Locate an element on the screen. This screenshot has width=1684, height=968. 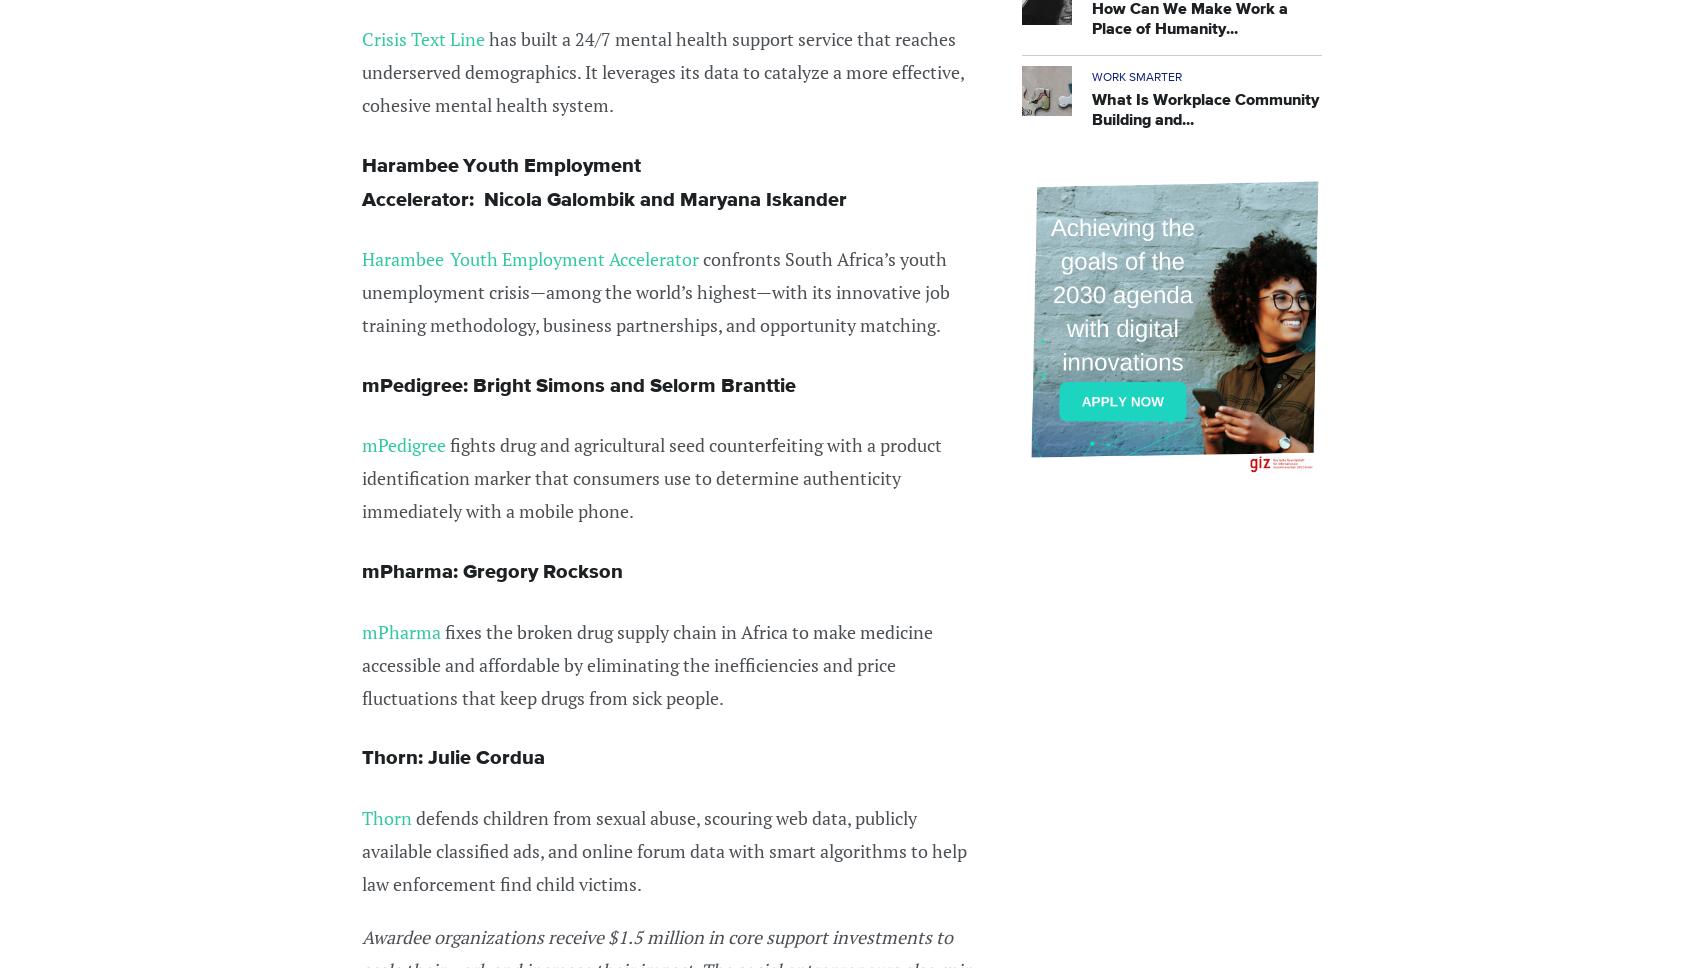
'Crisis Text Line' is located at coordinates (424, 39).